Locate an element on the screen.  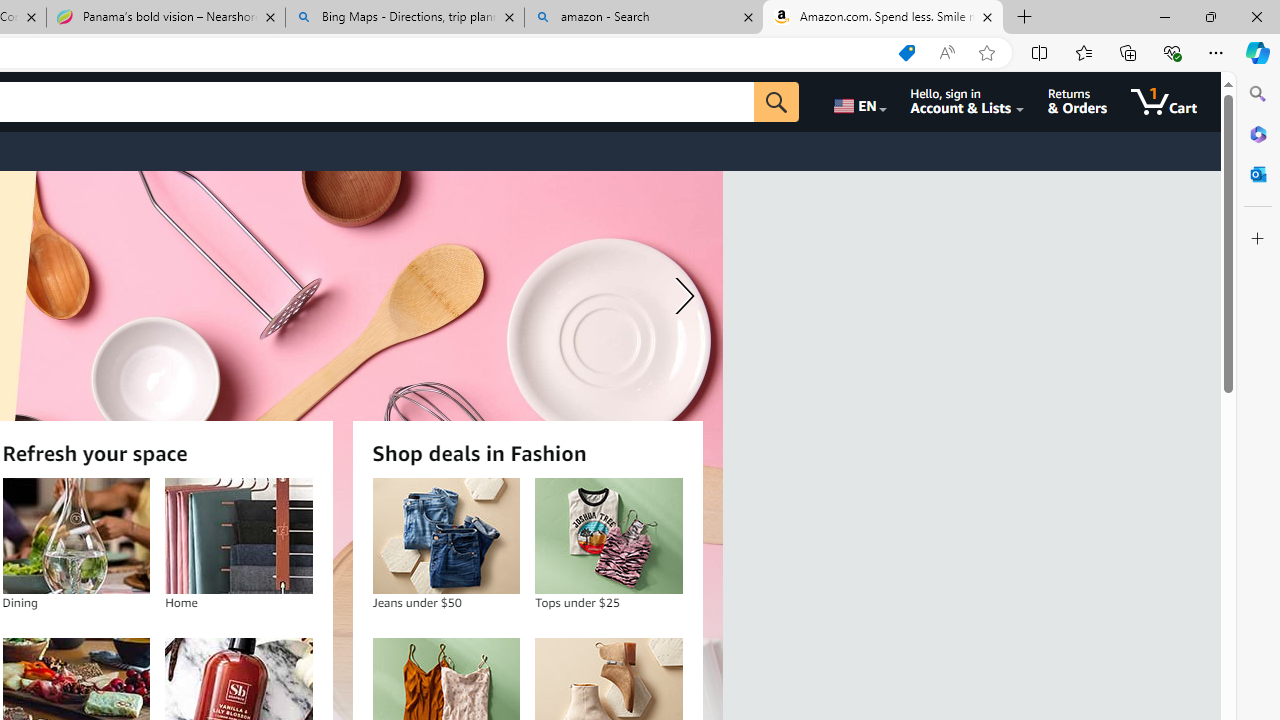
'Tops under $25' is located at coordinates (607, 535).